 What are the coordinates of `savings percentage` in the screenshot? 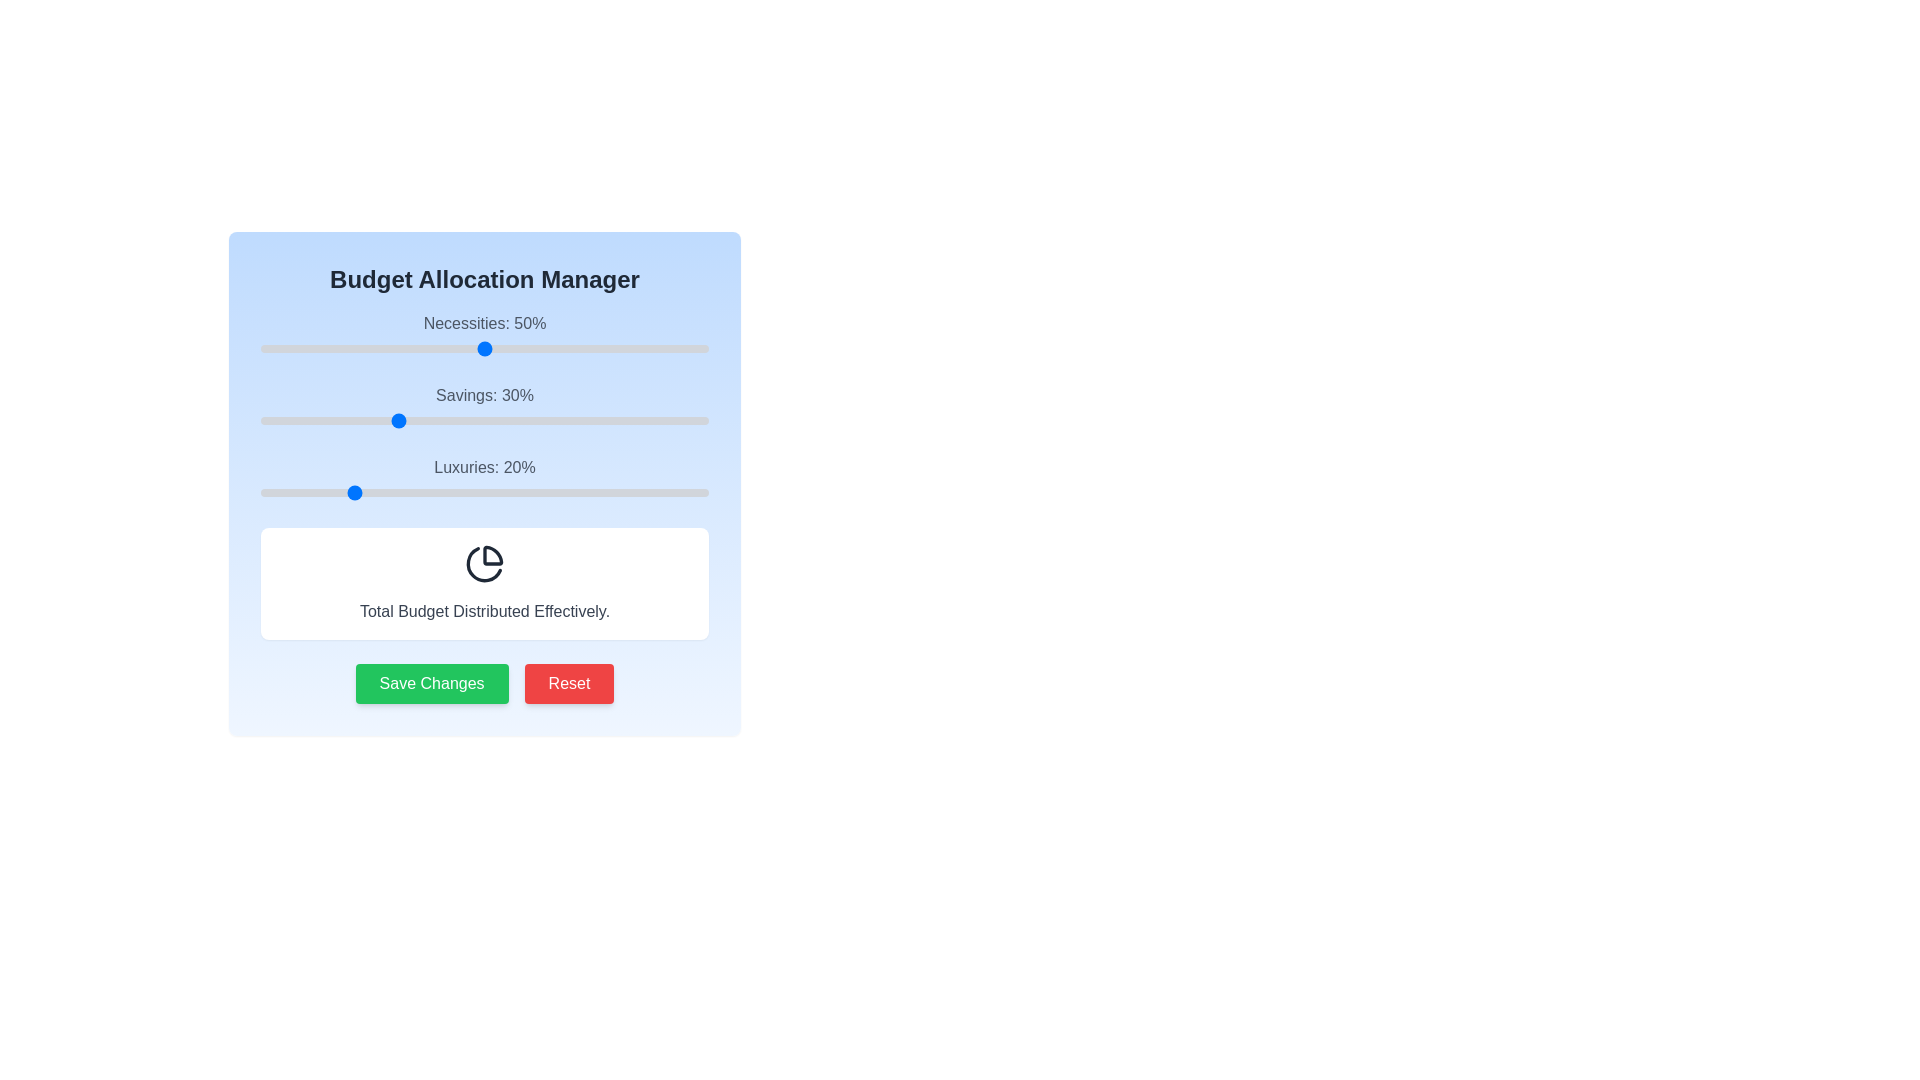 It's located at (470, 419).